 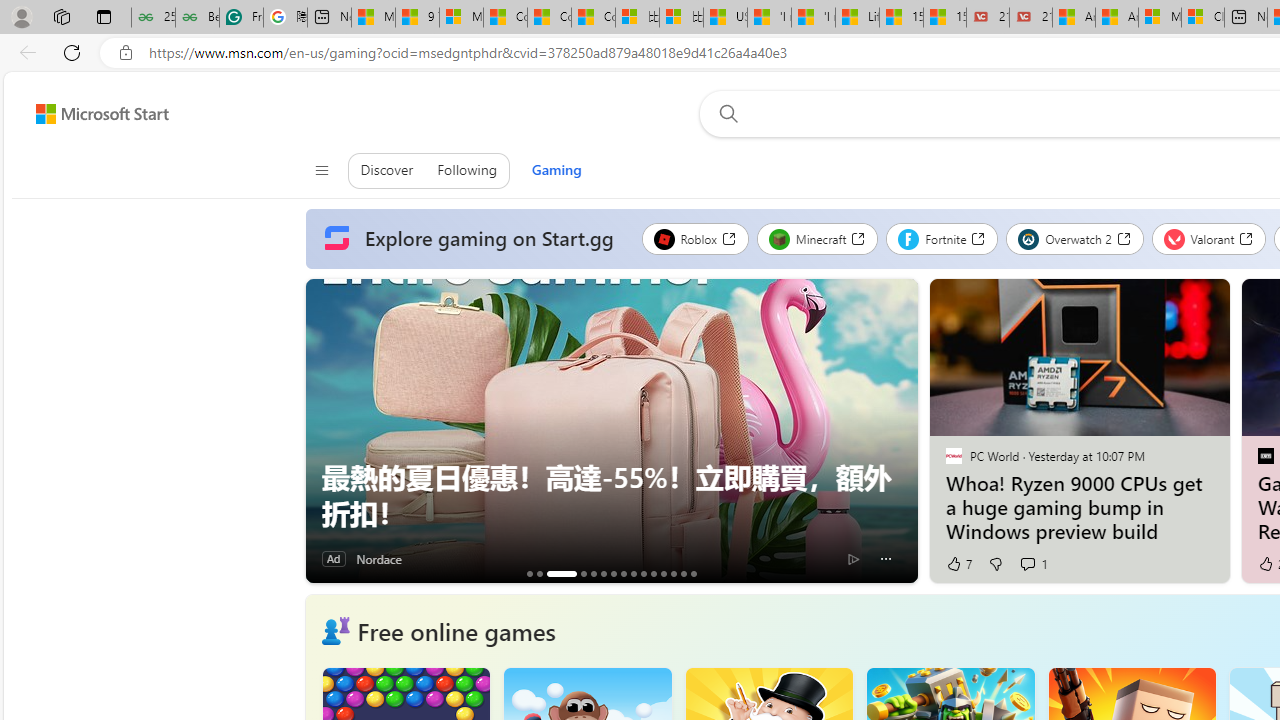 What do you see at coordinates (152, 17) in the screenshot?
I see `'25 Basic Linux Commands For Beginners - GeeksforGeeks'` at bounding box center [152, 17].